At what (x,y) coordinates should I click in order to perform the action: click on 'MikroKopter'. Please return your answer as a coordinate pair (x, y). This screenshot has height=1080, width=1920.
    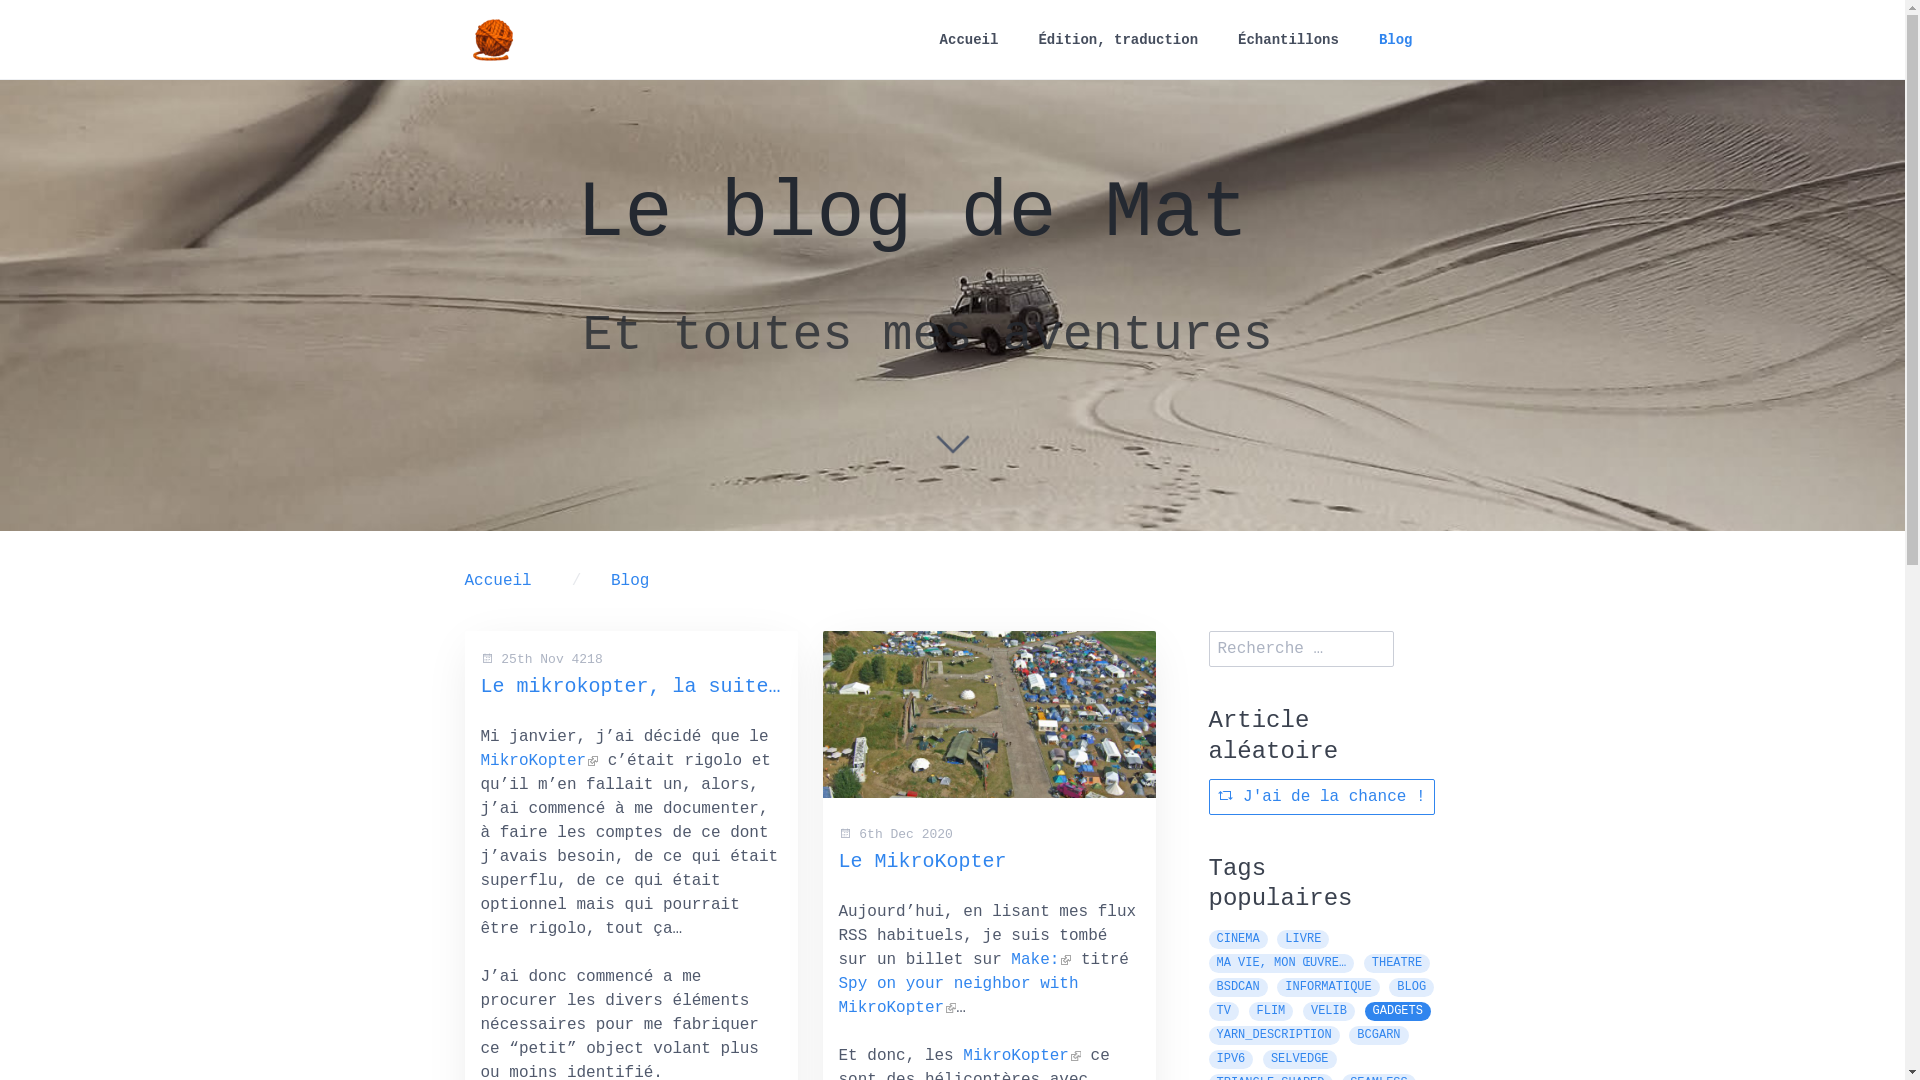
    Looking at the image, I should click on (538, 760).